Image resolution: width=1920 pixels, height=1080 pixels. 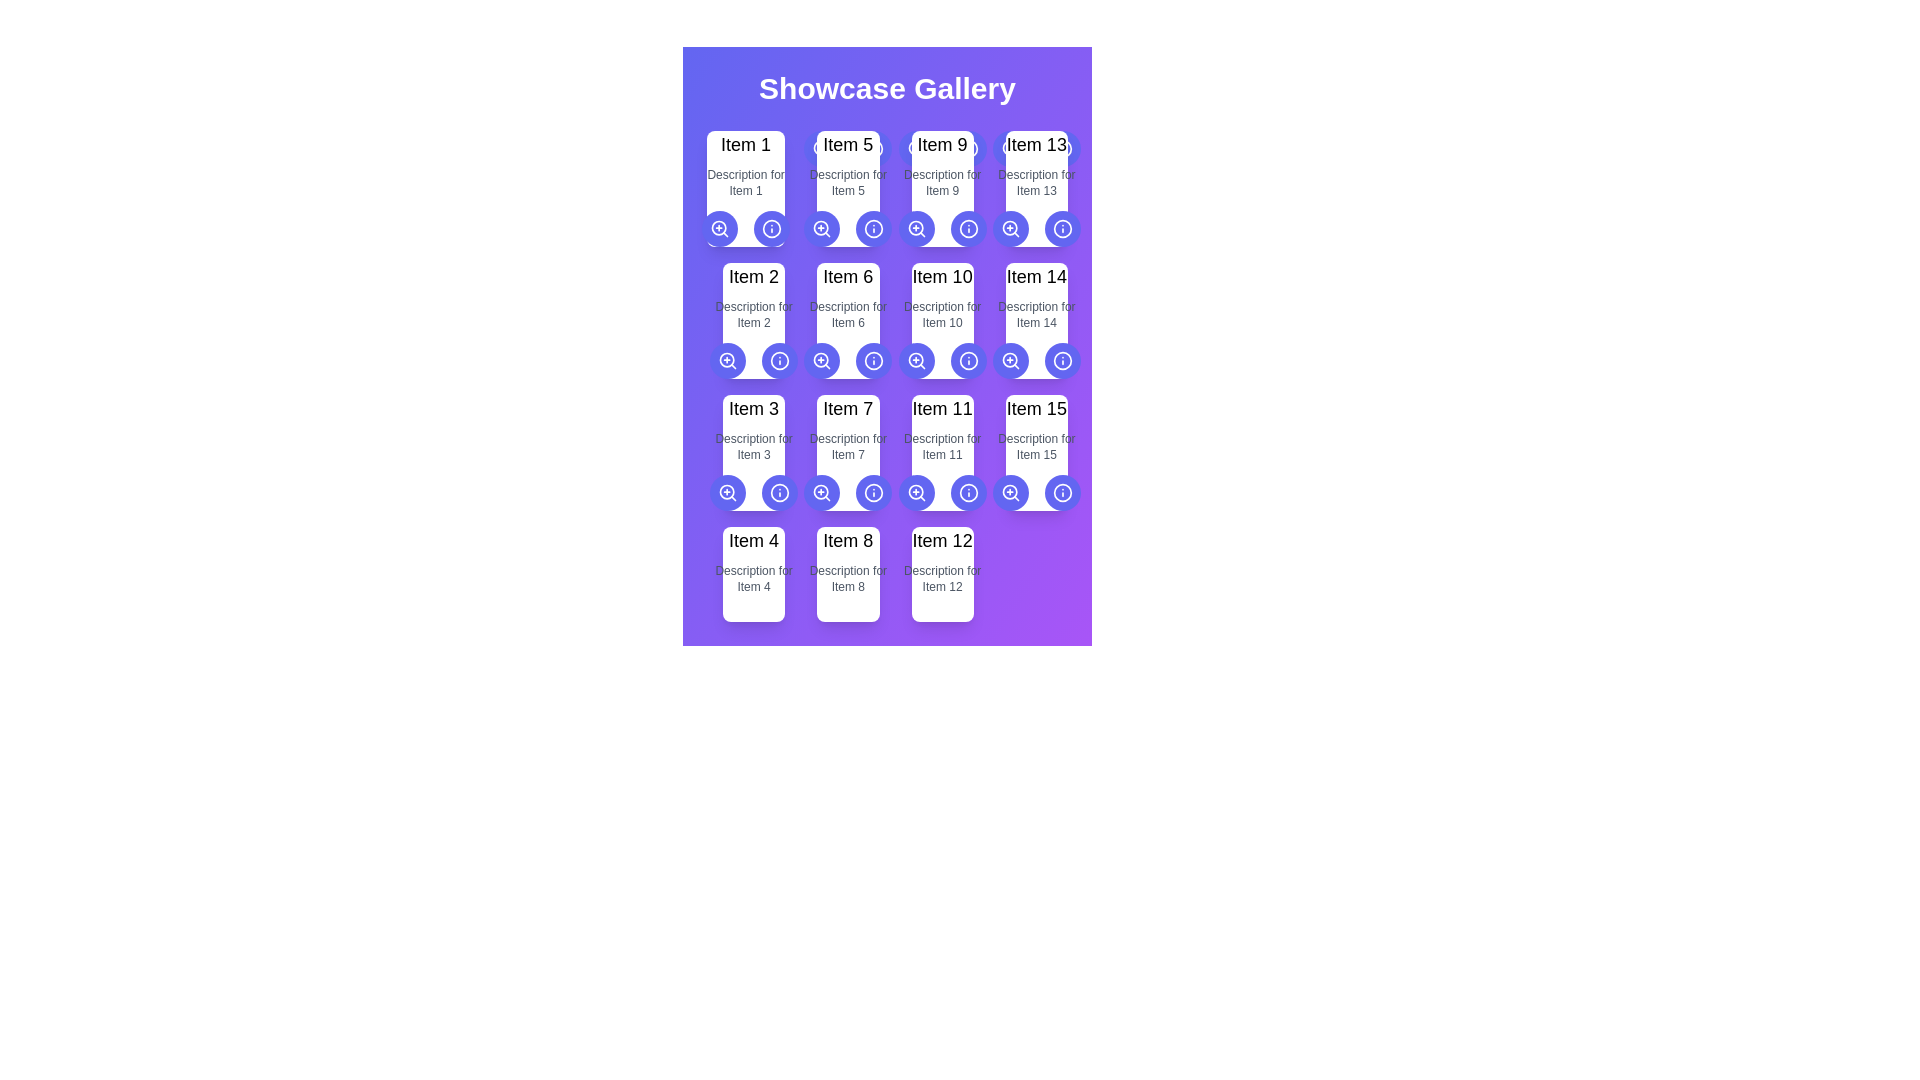 I want to click on the left button of the group of buttons located below the heading 'Item 9' to zoom in, so click(x=941, y=148).